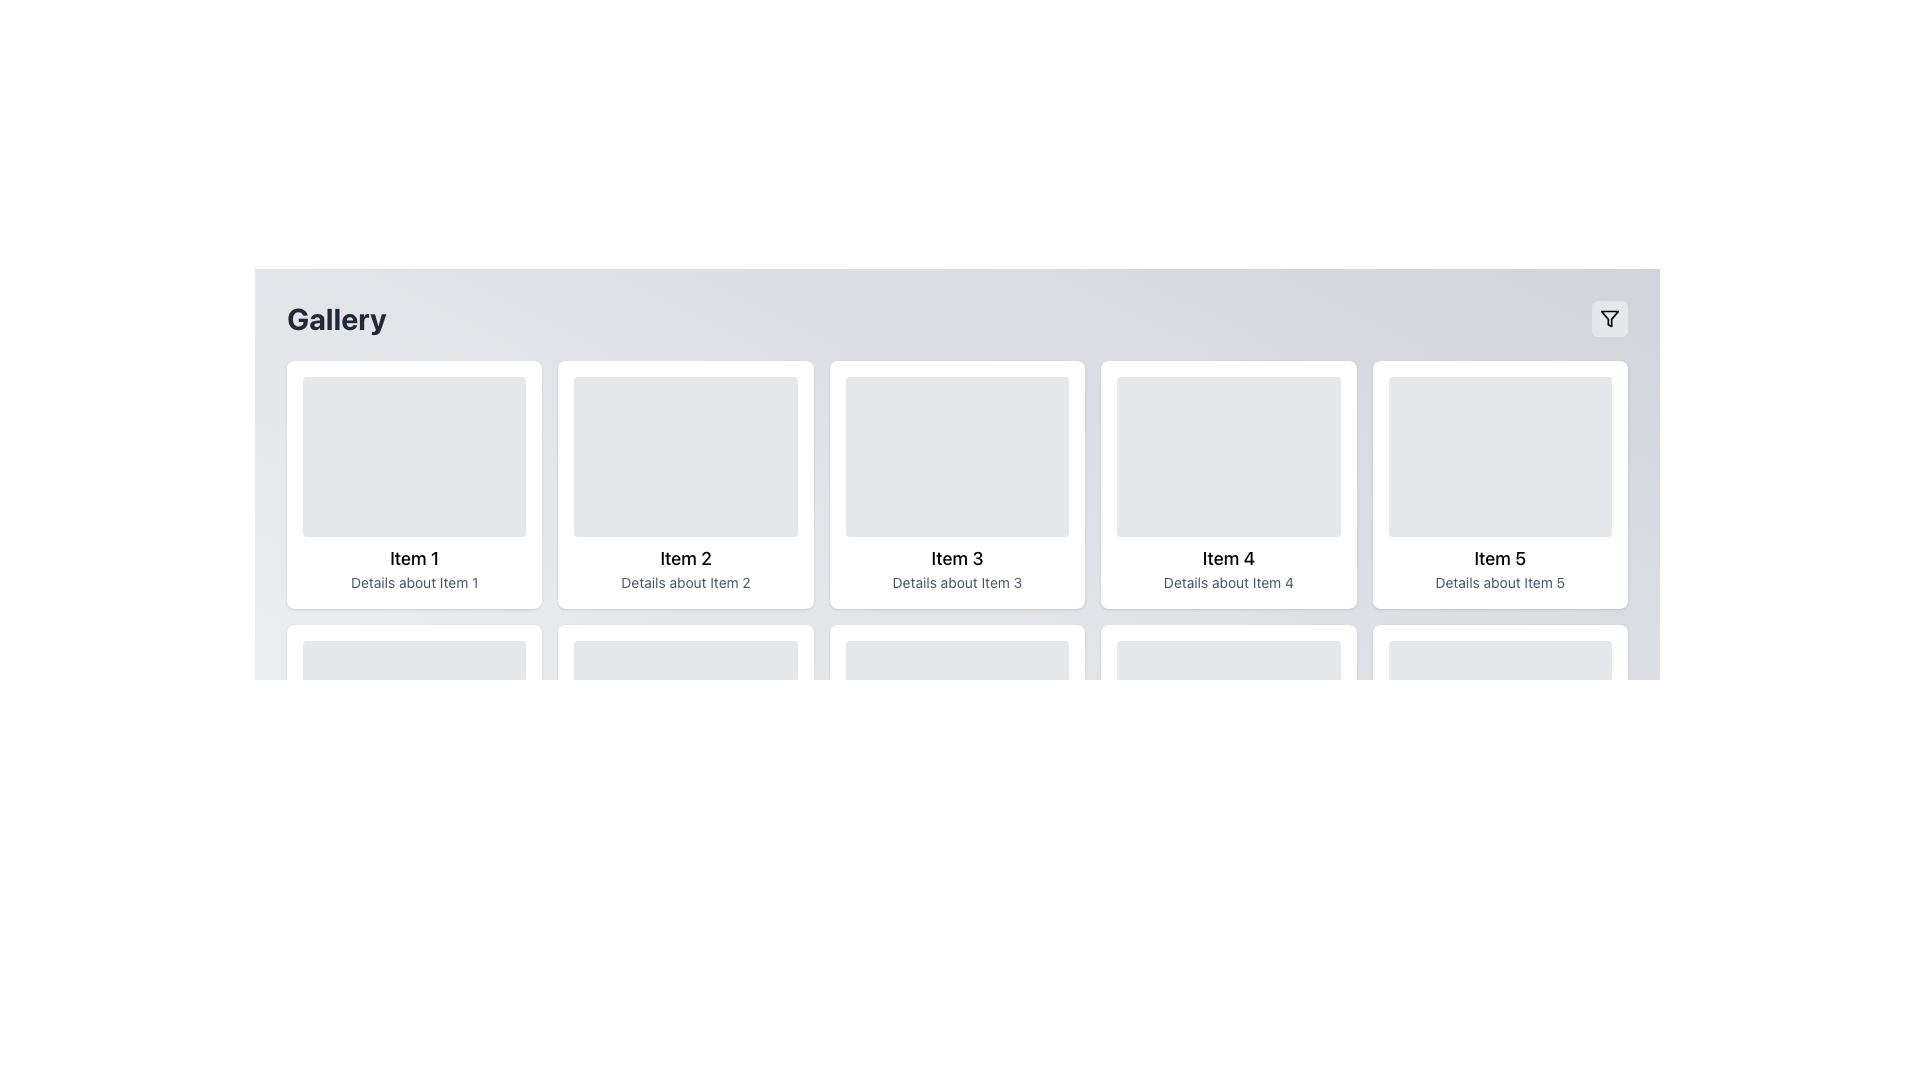  What do you see at coordinates (413, 485) in the screenshot?
I see `the first card in the grid layout` at bounding box center [413, 485].